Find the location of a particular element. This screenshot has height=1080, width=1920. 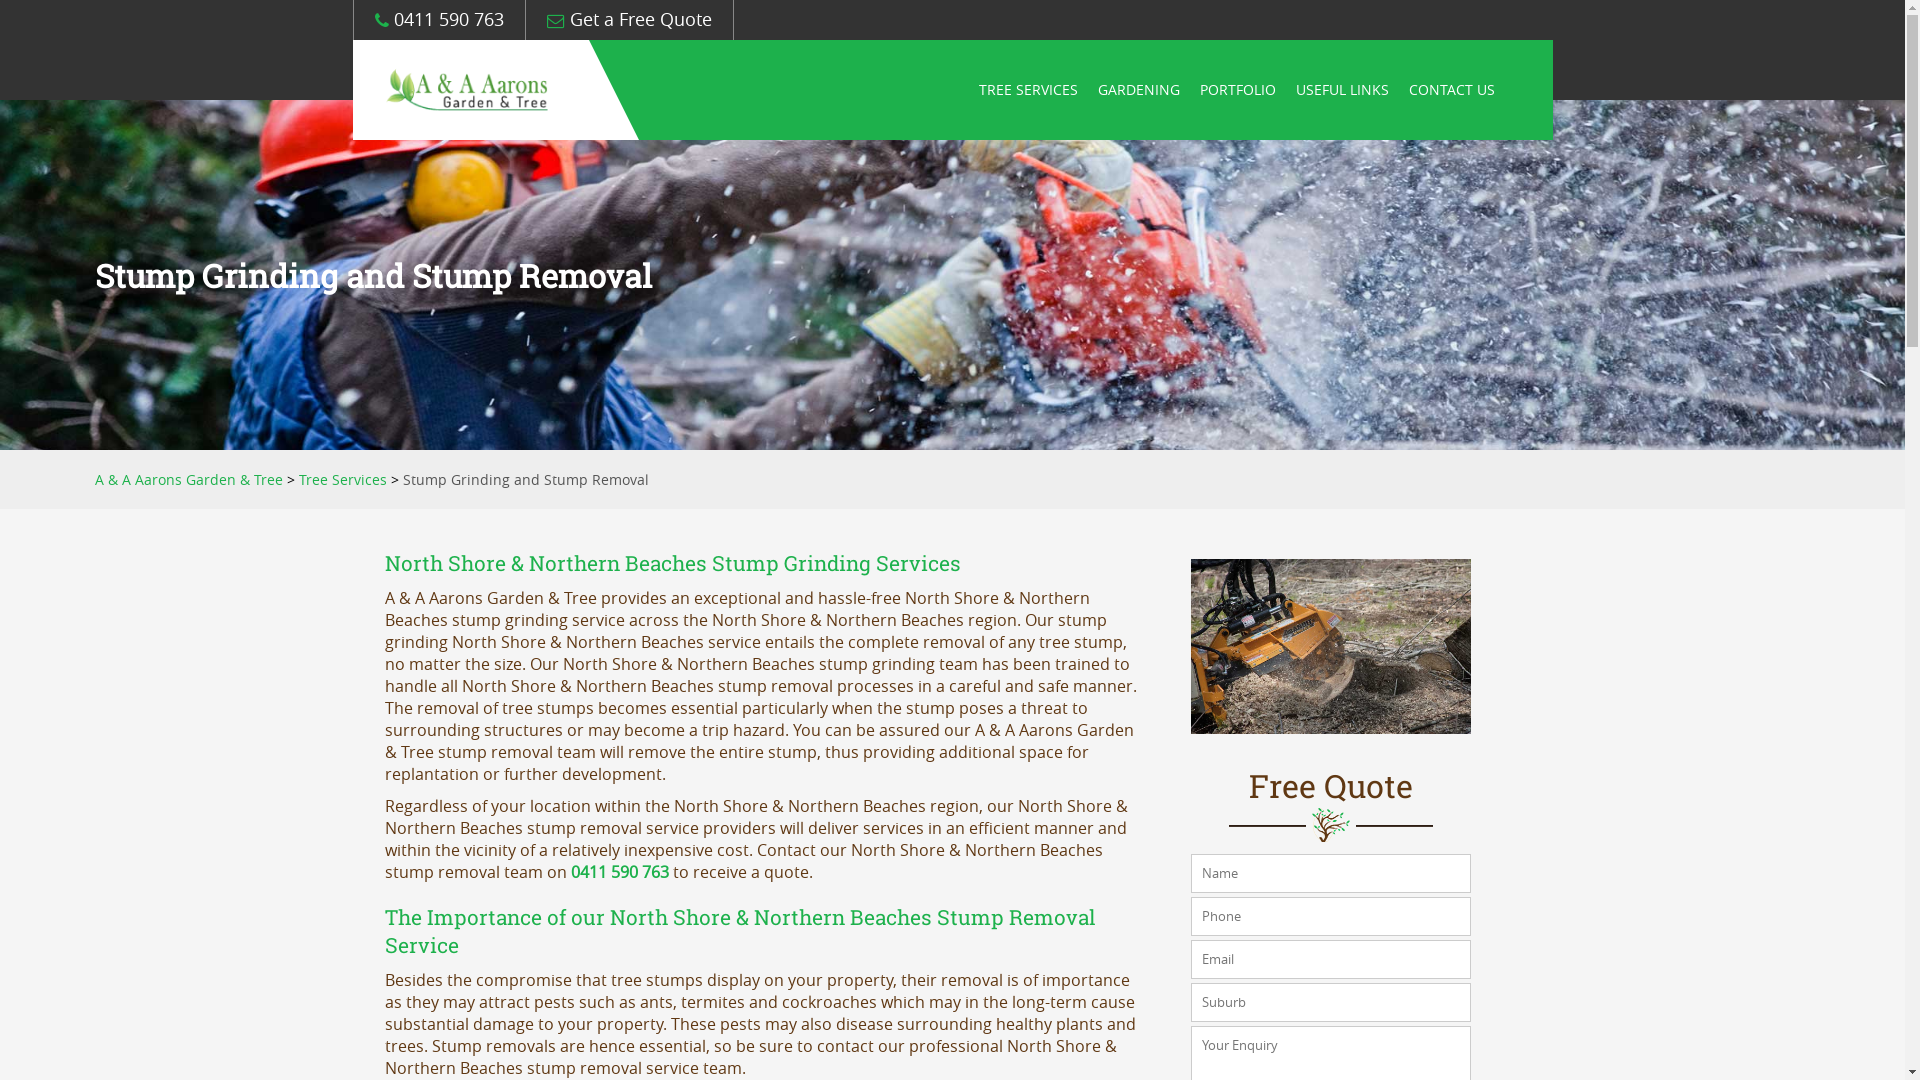

'Get a Free Quote' is located at coordinates (627, 19).